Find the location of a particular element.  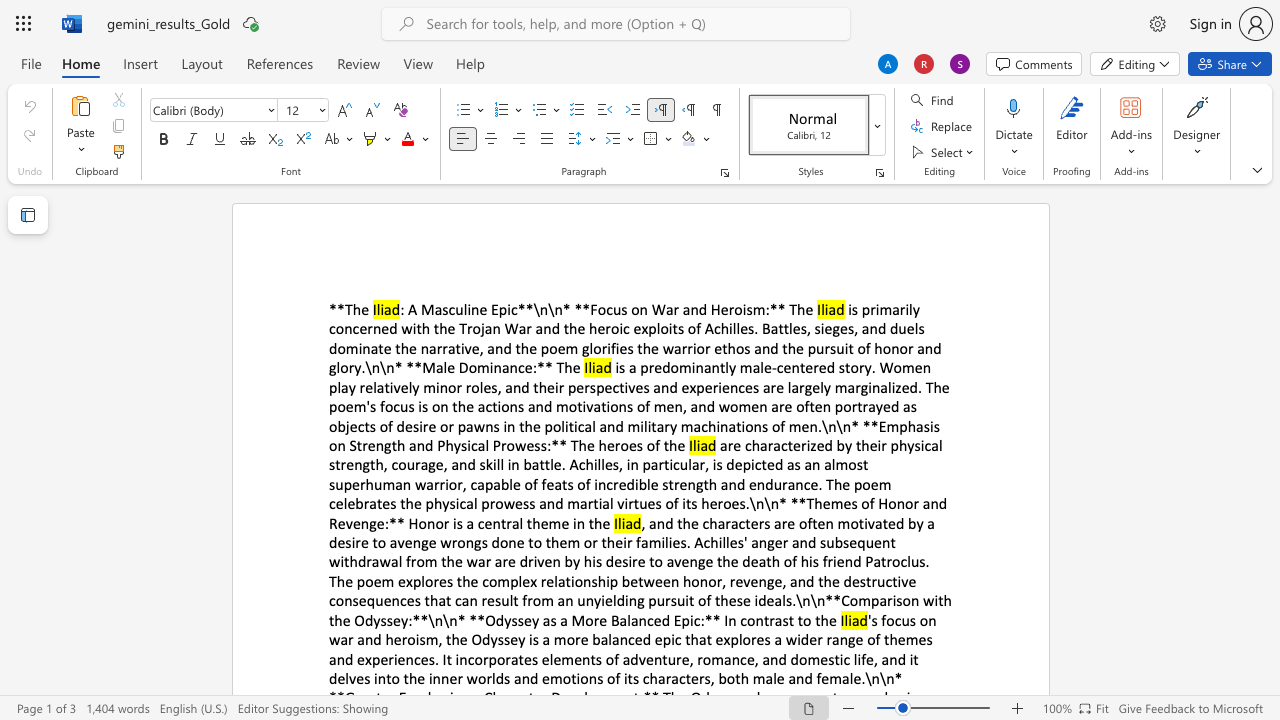

the 9th character "r" in the text is located at coordinates (369, 561).